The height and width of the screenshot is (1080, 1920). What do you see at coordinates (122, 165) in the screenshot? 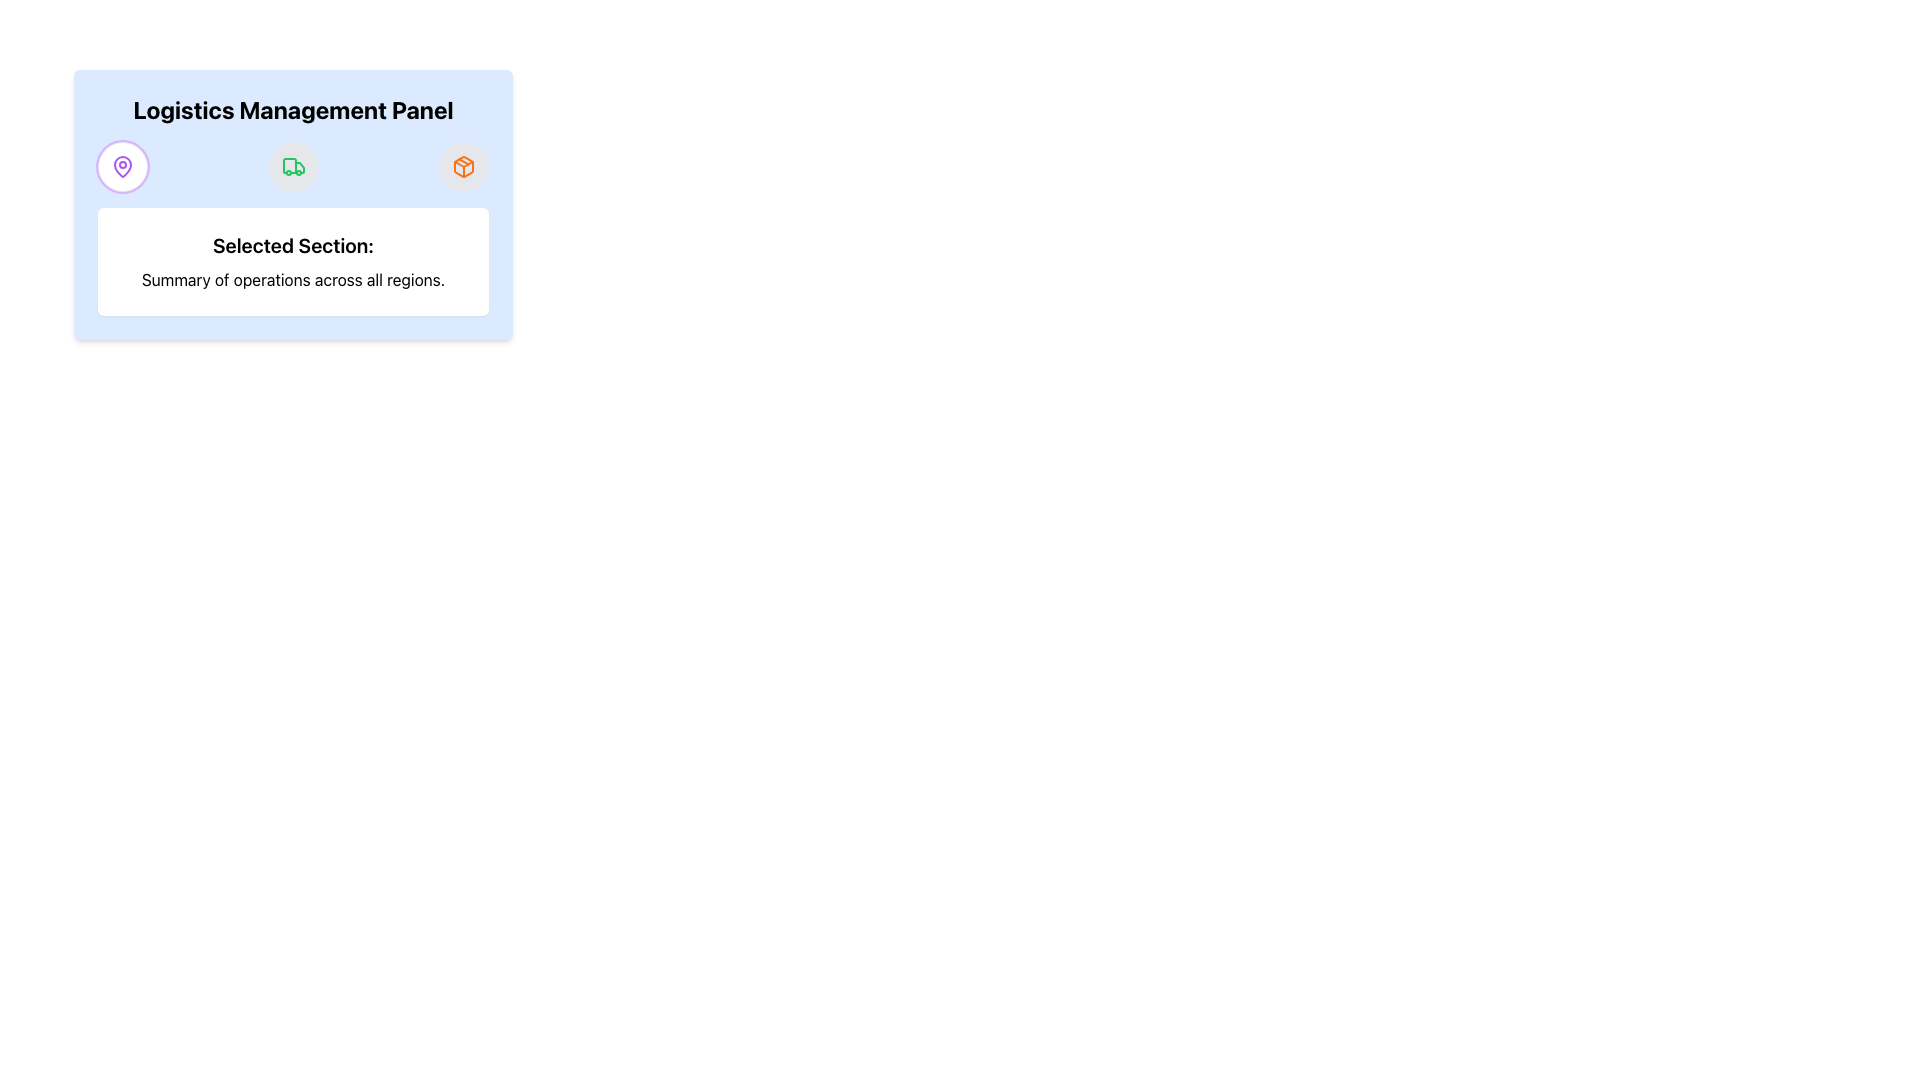
I see `the leftmost circular button containing a purple map-pin-shaped icon in the top-left corner of the blue 'Logistics Management Panel'` at bounding box center [122, 165].